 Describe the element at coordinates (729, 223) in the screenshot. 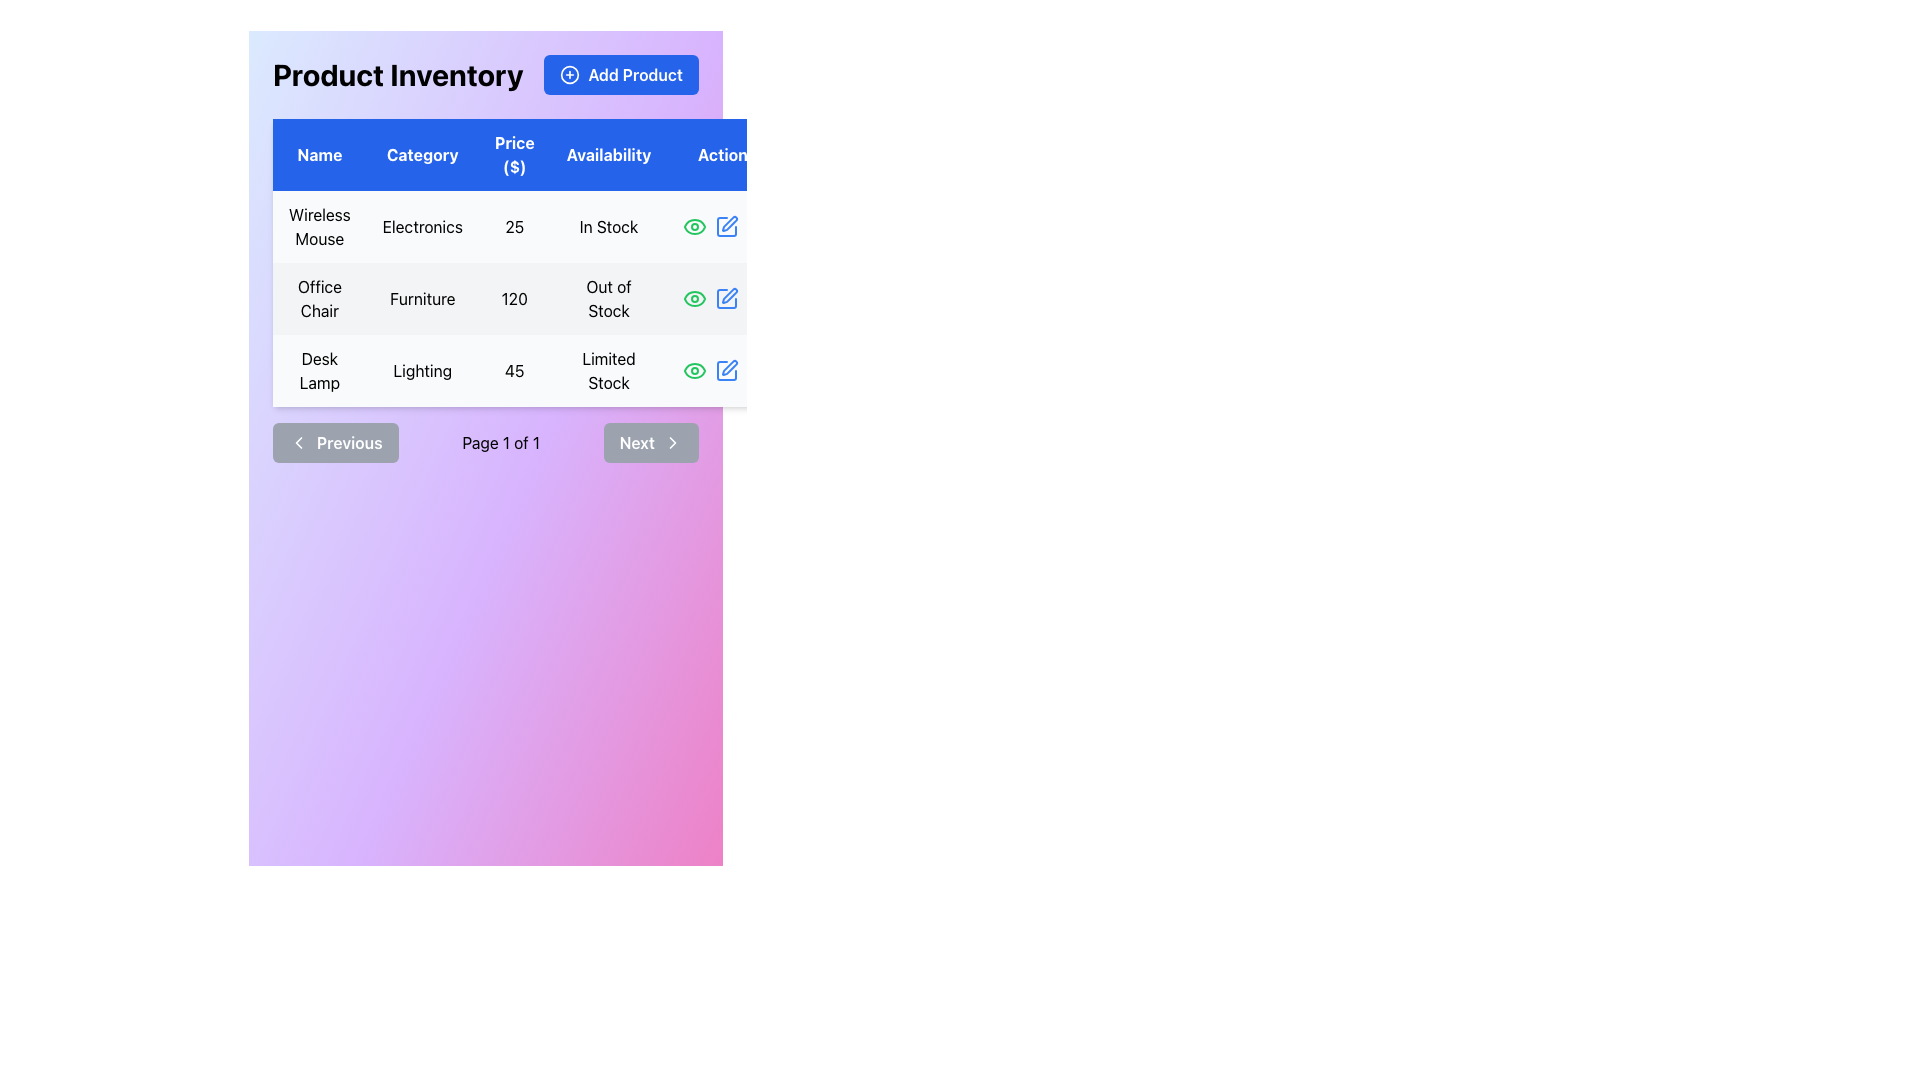

I see `the edit icon of the 'Office Chair' row located in the 'Actions' column` at that location.